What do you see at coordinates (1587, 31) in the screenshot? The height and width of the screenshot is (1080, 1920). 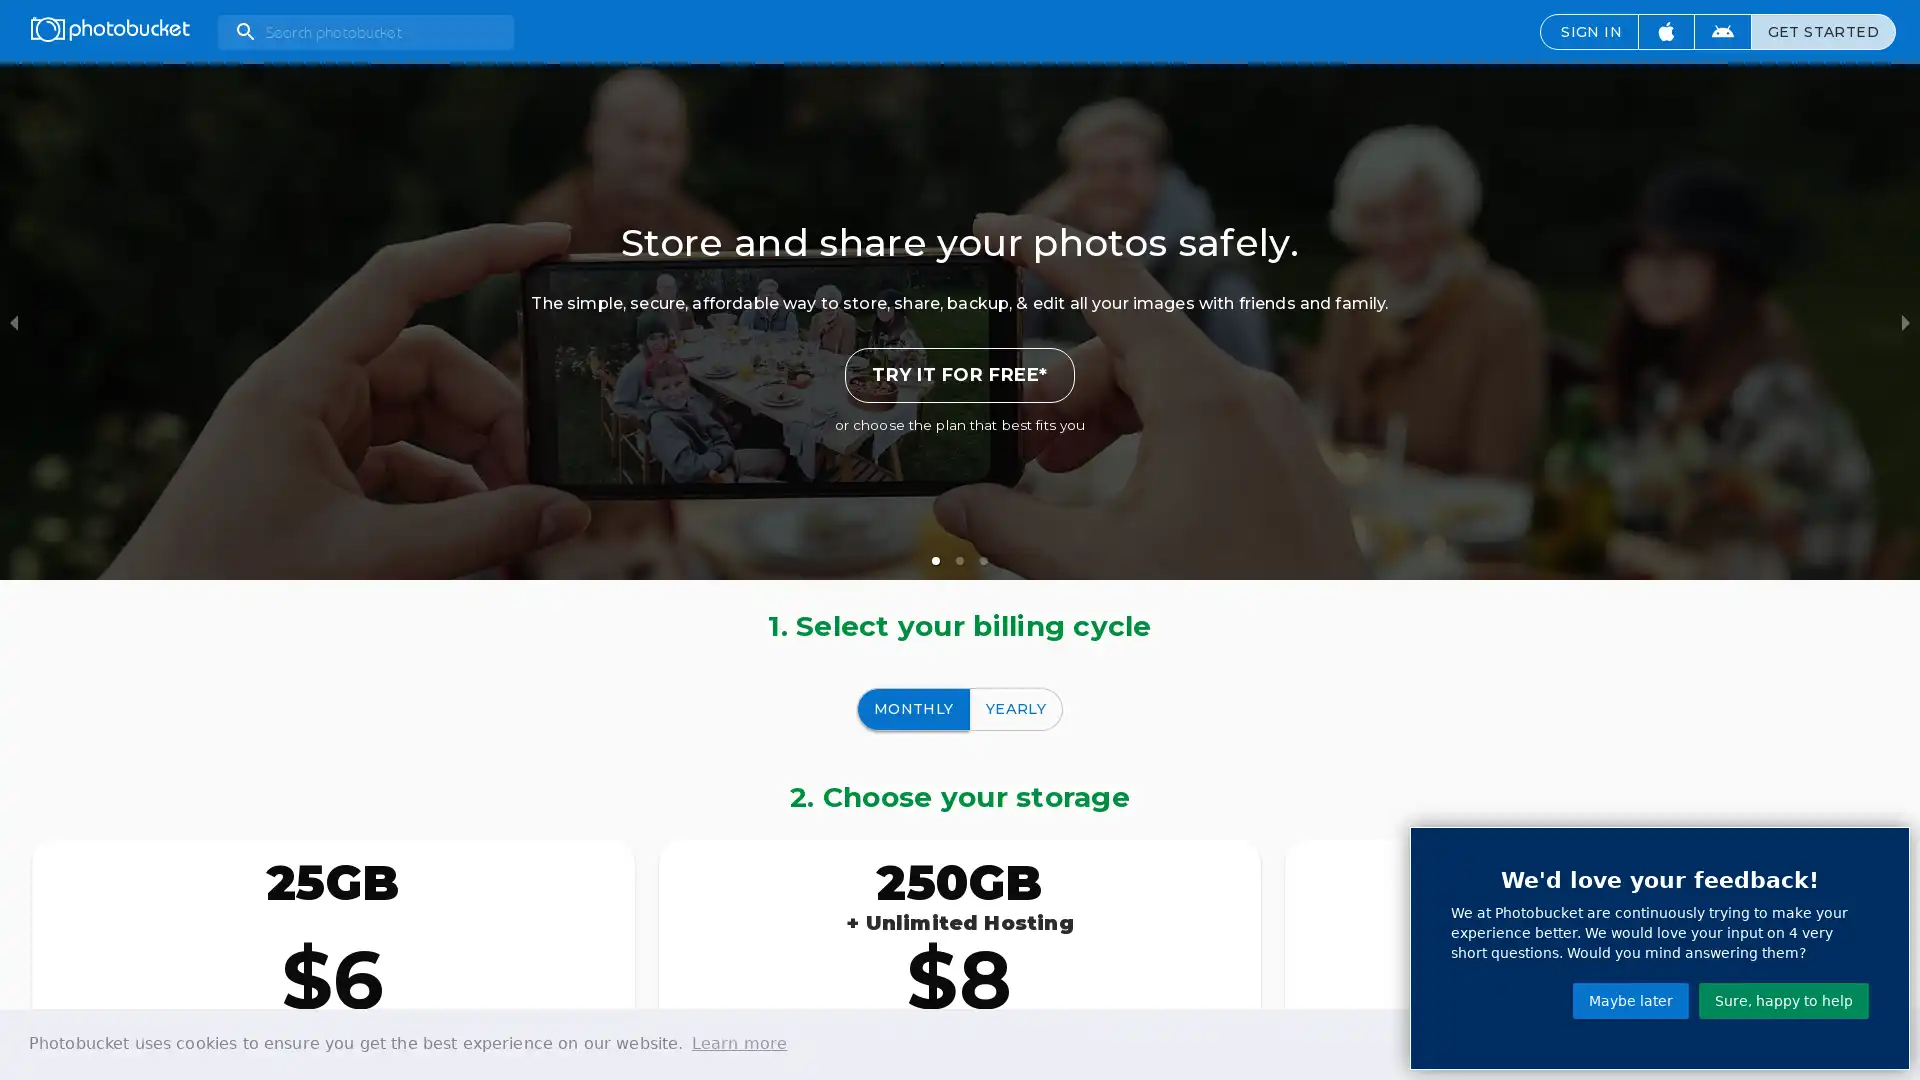 I see `SIGN IN` at bounding box center [1587, 31].